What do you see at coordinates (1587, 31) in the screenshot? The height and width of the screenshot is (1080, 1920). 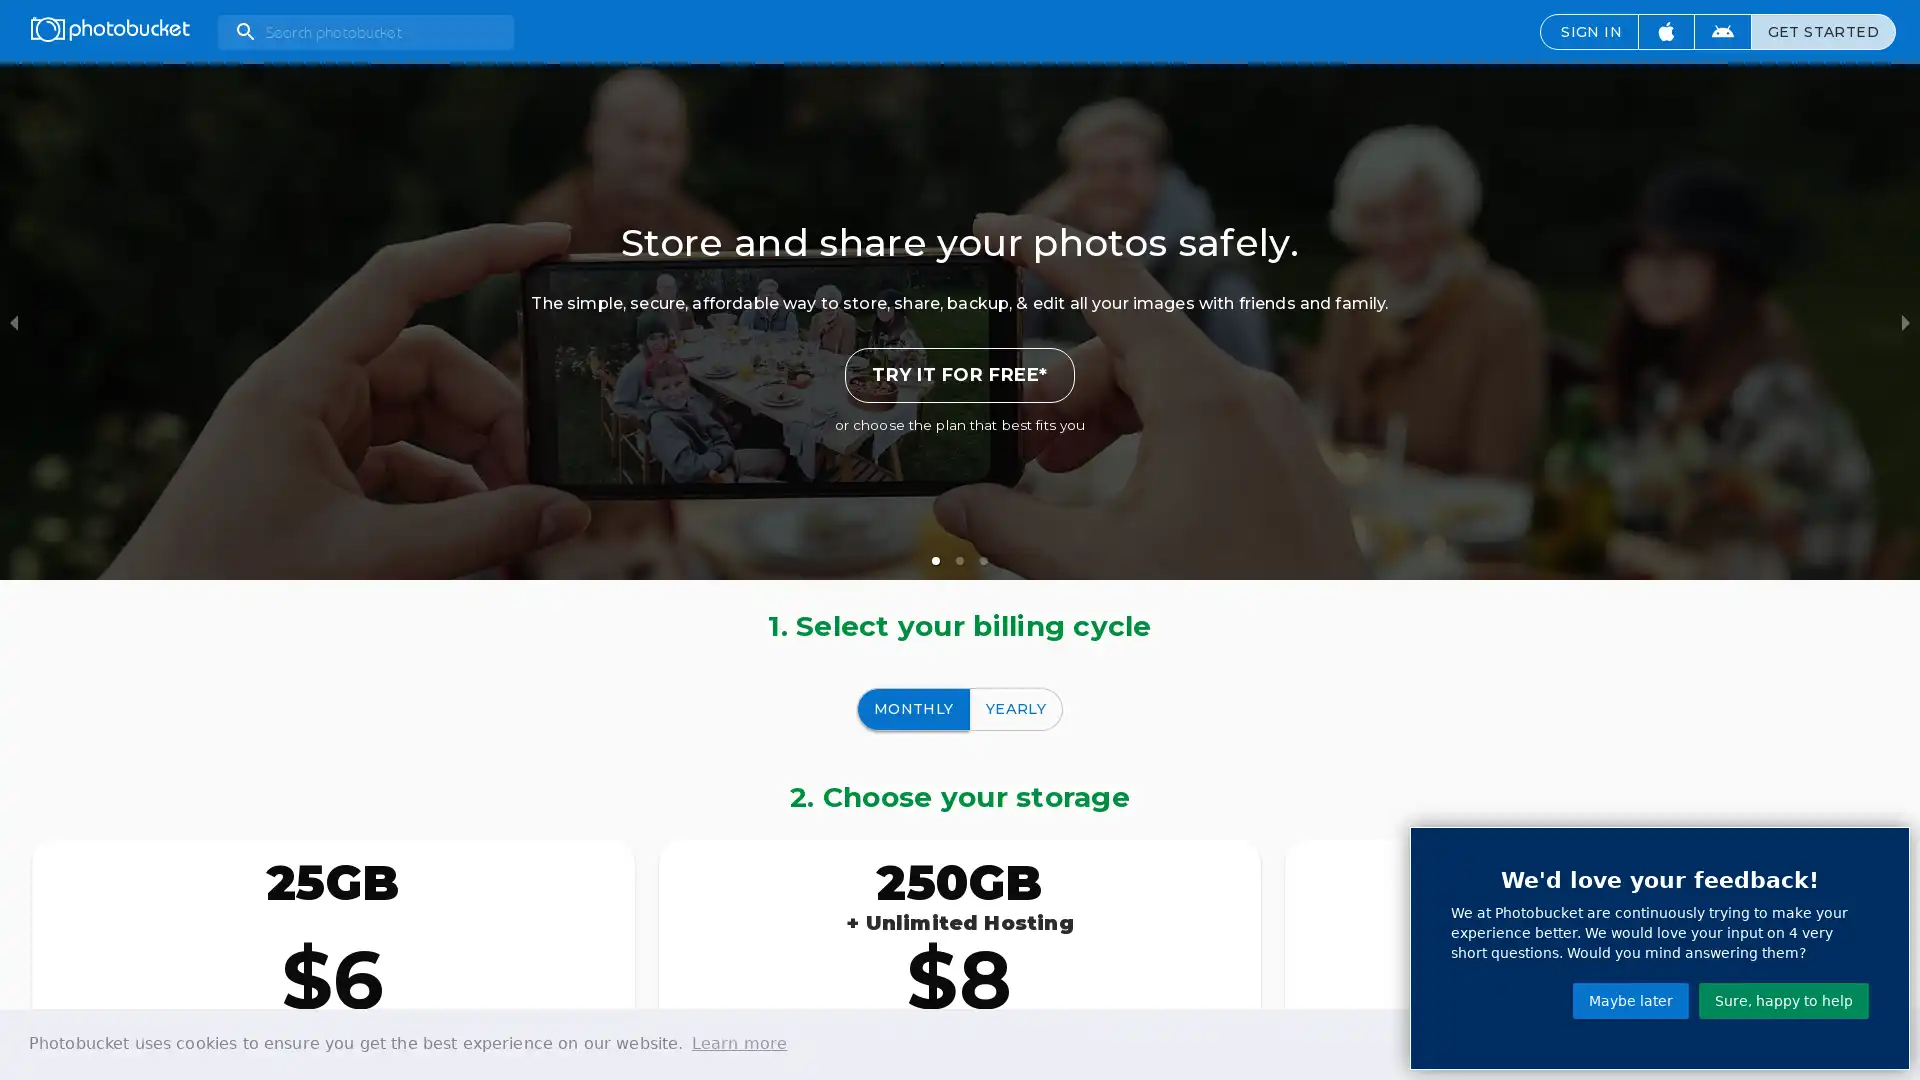 I see `SIGN IN` at bounding box center [1587, 31].